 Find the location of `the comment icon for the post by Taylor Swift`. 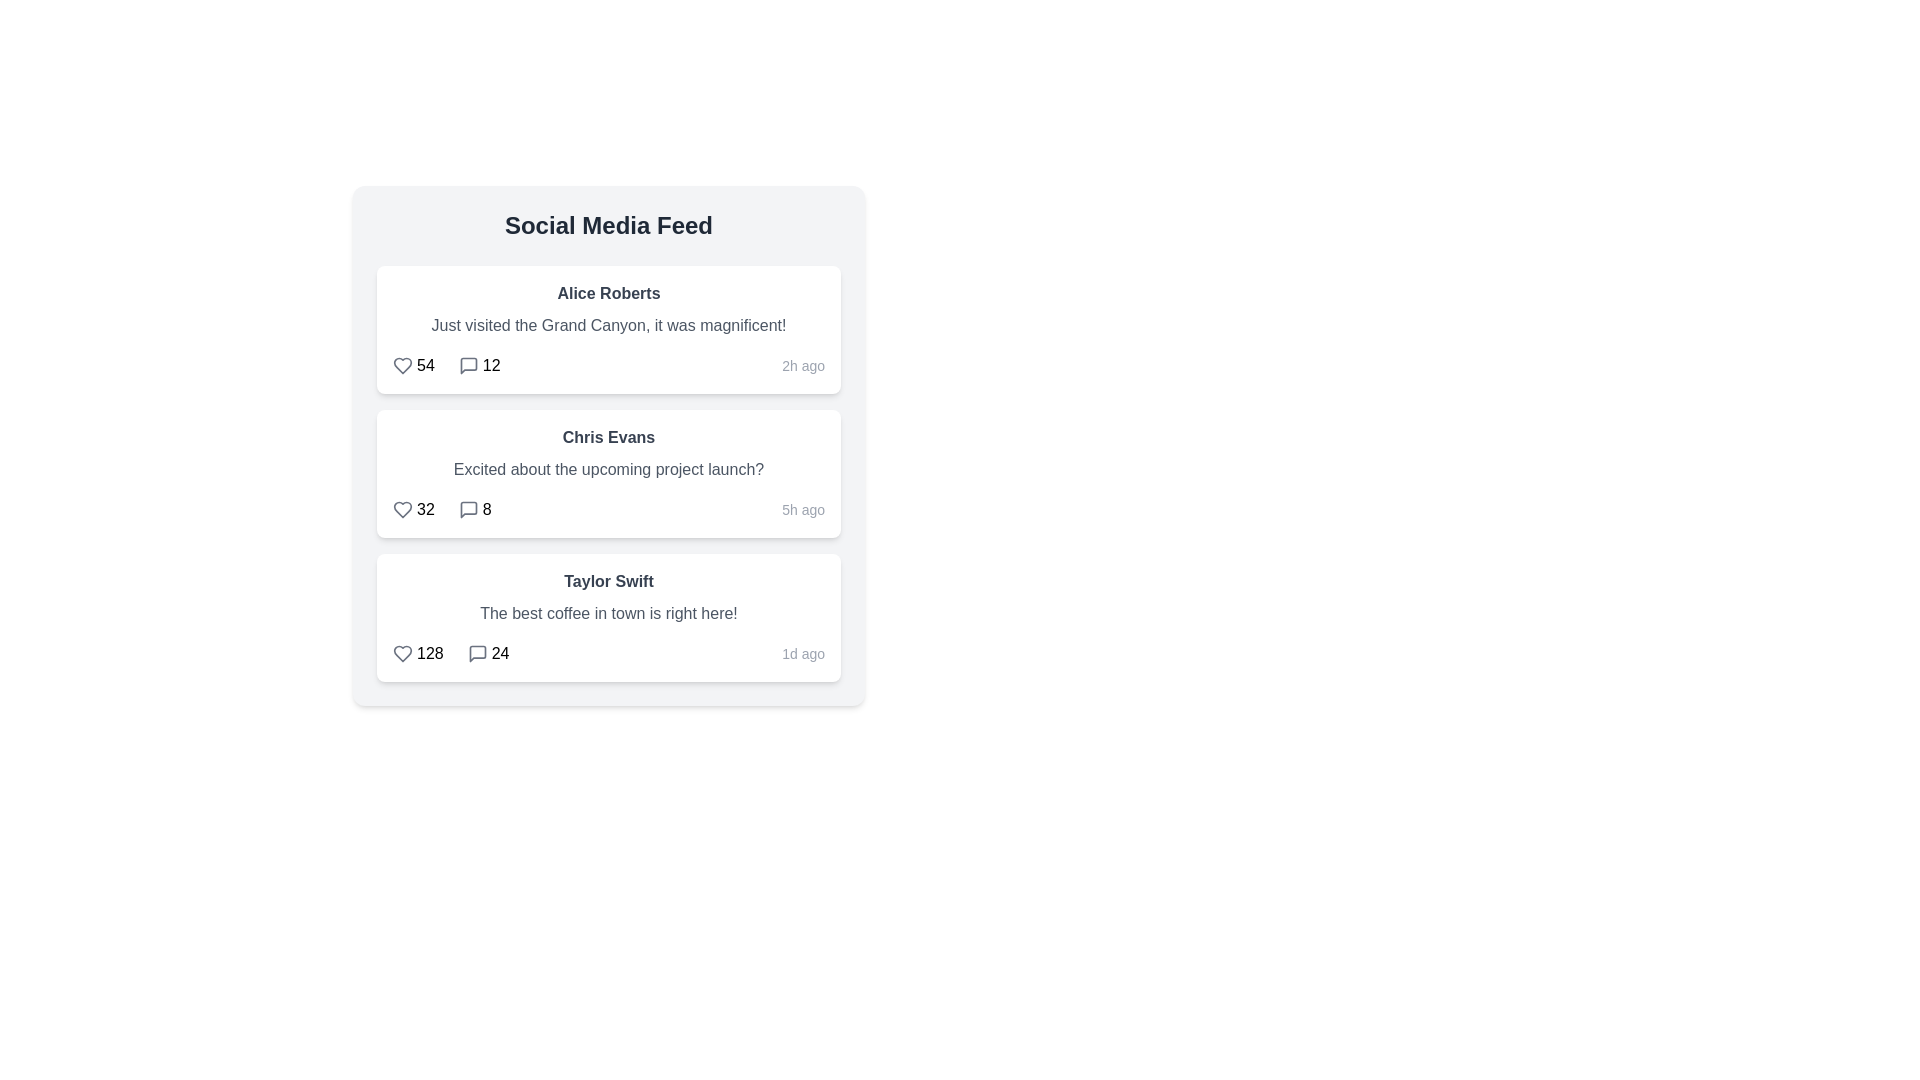

the comment icon for the post by Taylor Swift is located at coordinates (476, 654).